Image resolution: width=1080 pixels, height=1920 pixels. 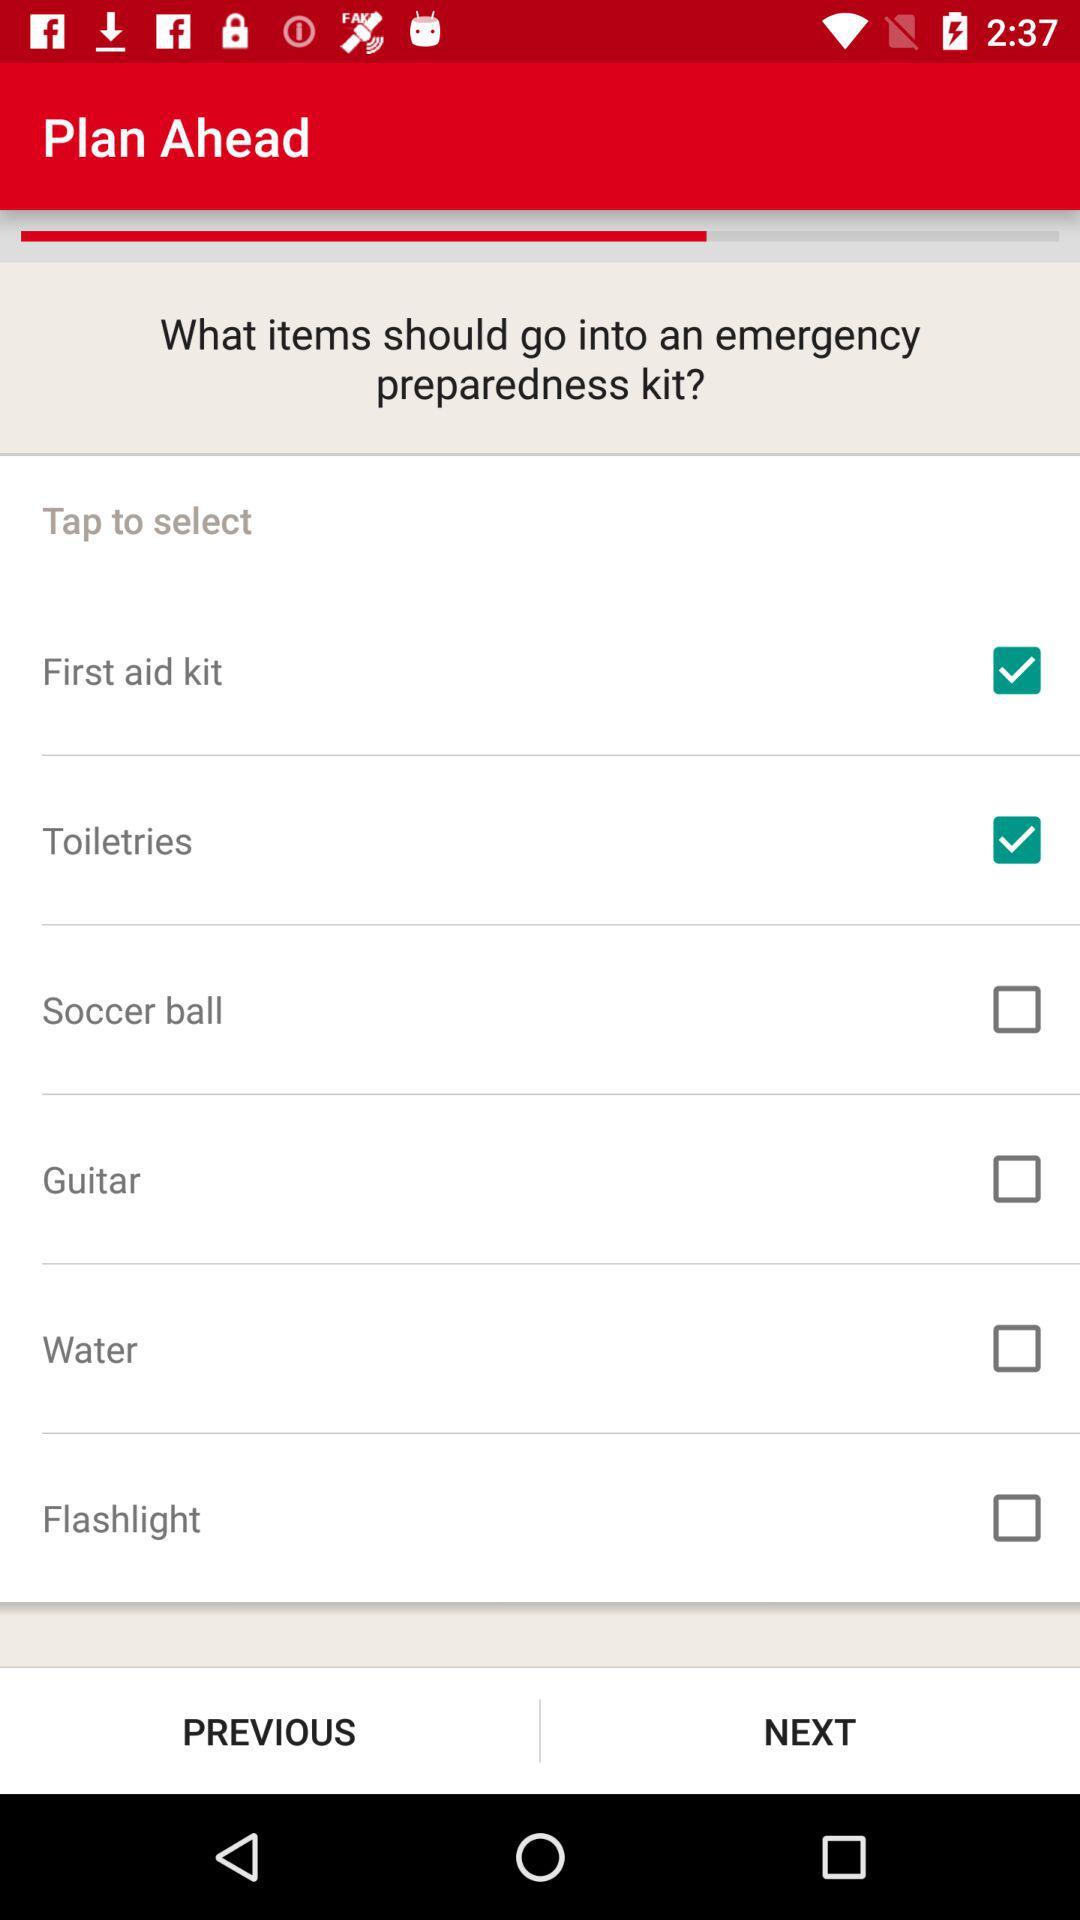 I want to click on the previous icon, so click(x=268, y=1730).